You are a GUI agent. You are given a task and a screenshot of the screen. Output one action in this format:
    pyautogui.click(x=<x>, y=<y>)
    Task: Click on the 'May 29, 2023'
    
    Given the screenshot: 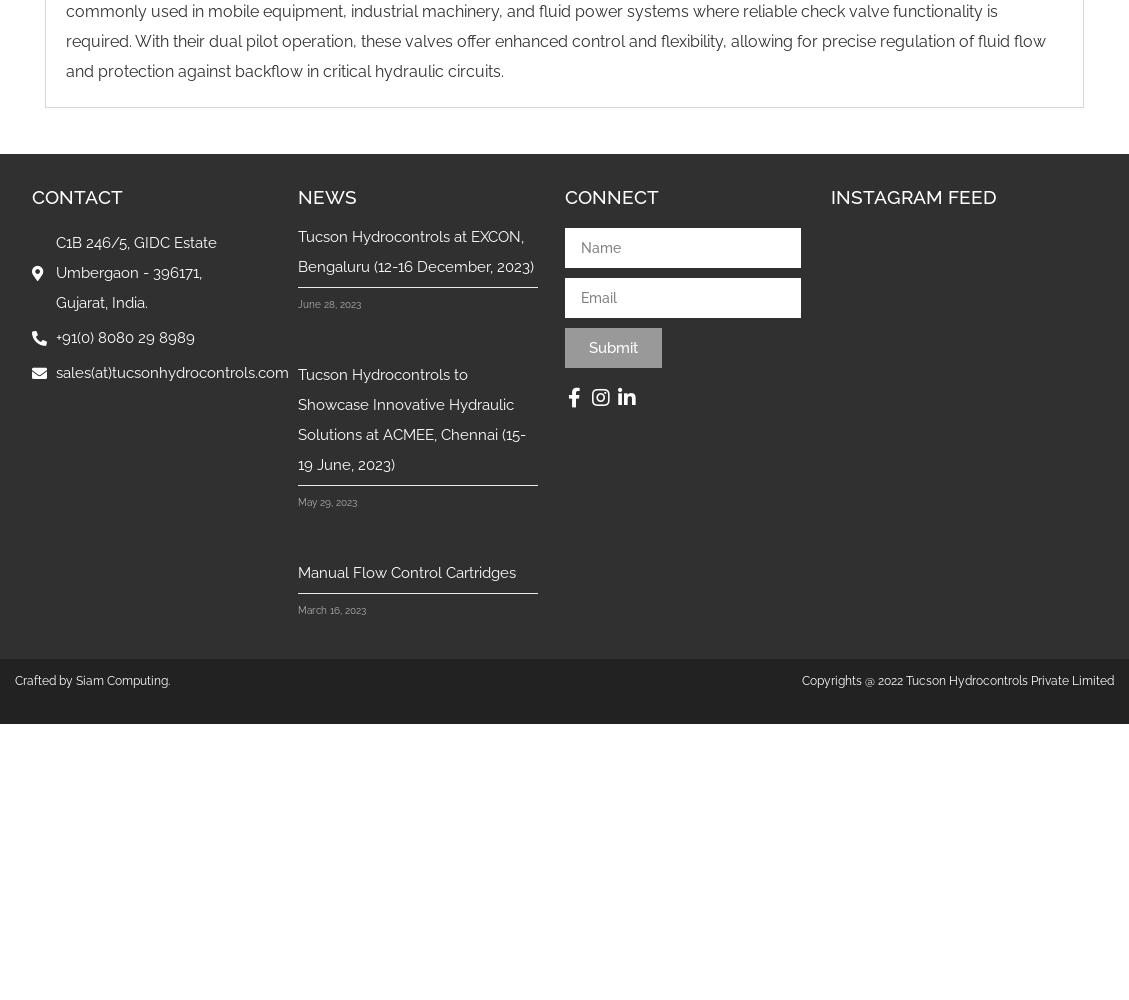 What is the action you would take?
    pyautogui.click(x=327, y=502)
    